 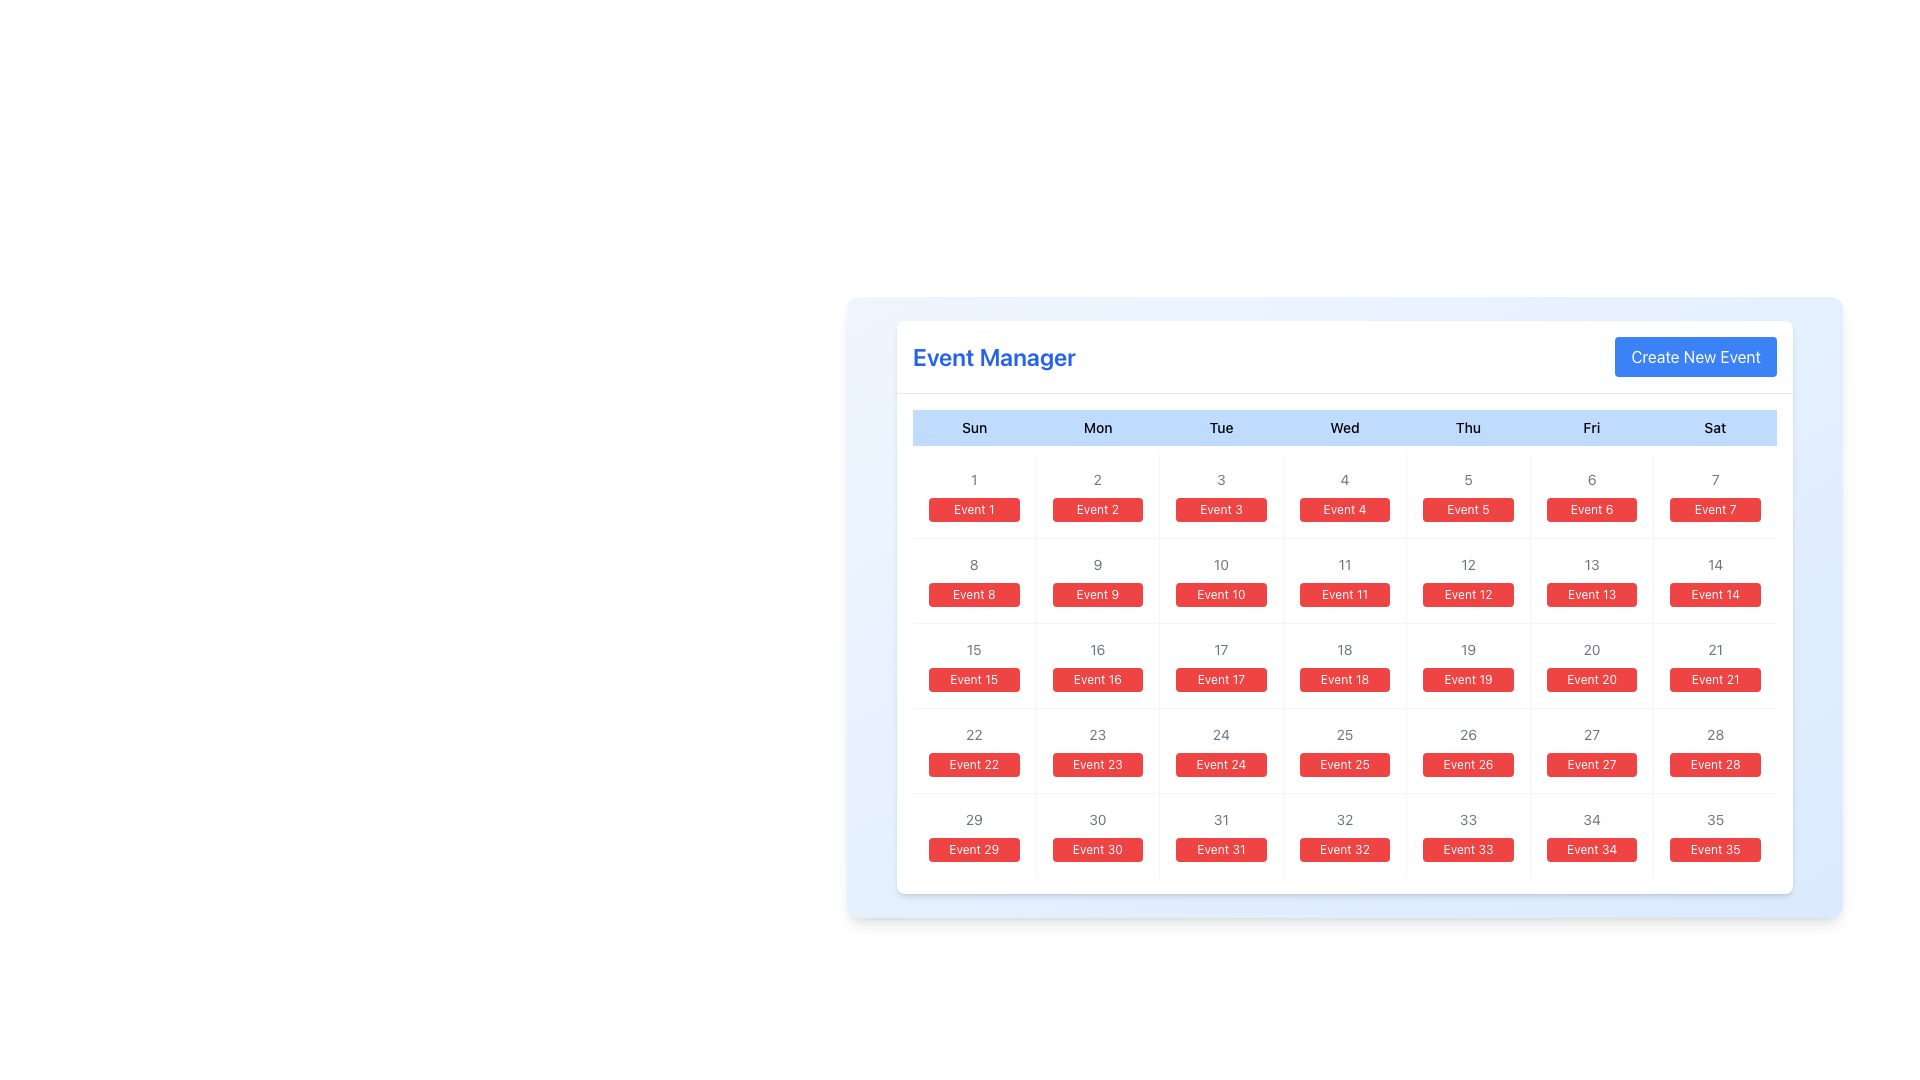 What do you see at coordinates (1220, 508) in the screenshot?
I see `the button labeled 'Event 3' with a red background located below the gray-shaded number '3' in the calendar grid` at bounding box center [1220, 508].